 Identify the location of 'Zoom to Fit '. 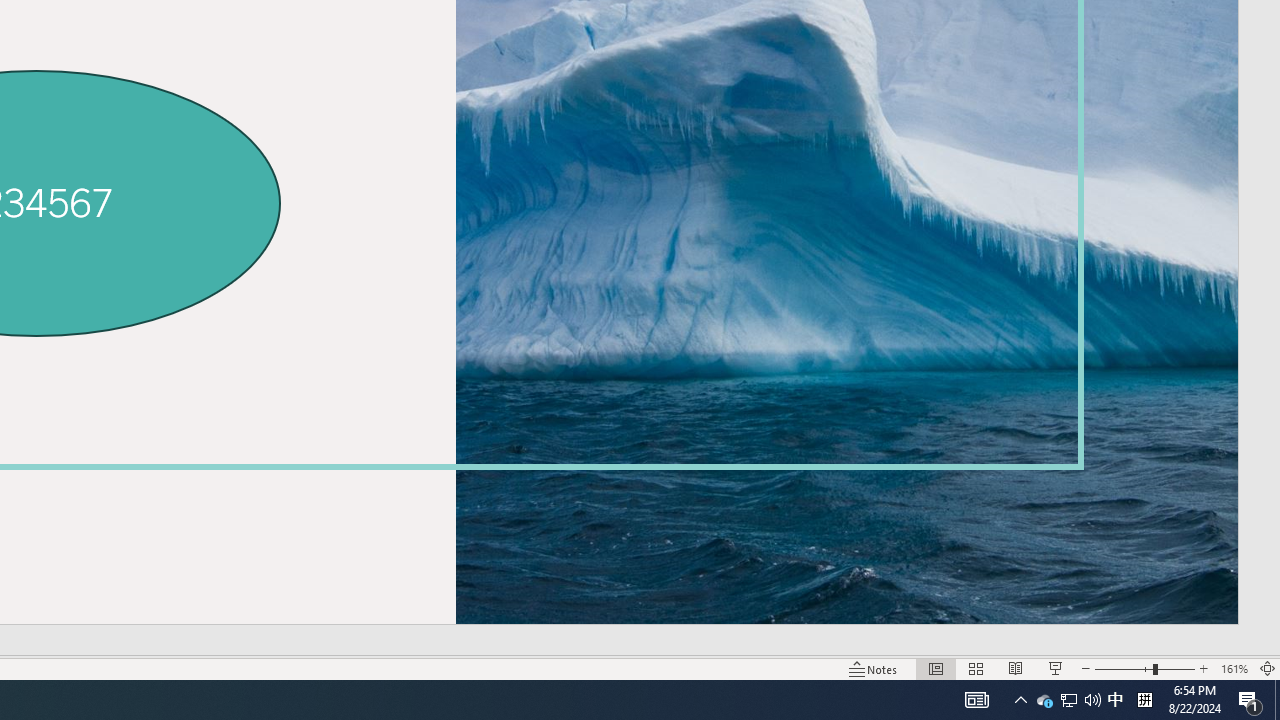
(1266, 669).